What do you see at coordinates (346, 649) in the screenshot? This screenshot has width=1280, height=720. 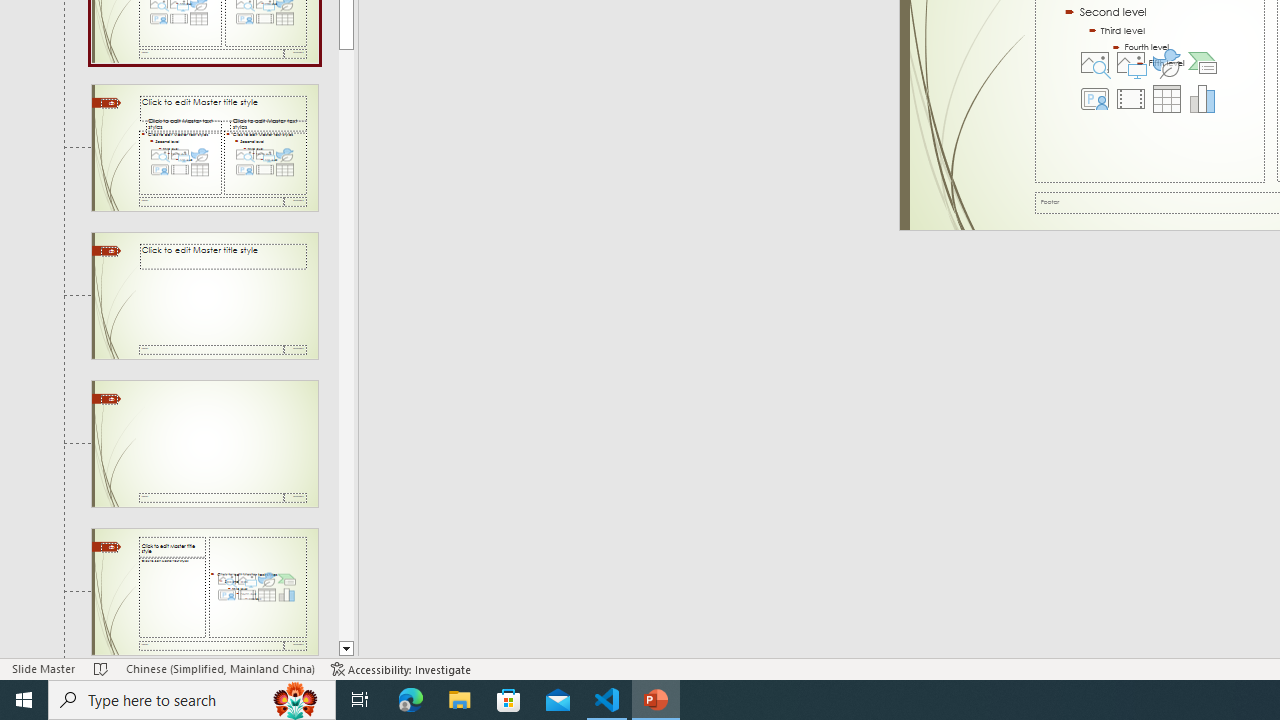 I see `'Line down'` at bounding box center [346, 649].